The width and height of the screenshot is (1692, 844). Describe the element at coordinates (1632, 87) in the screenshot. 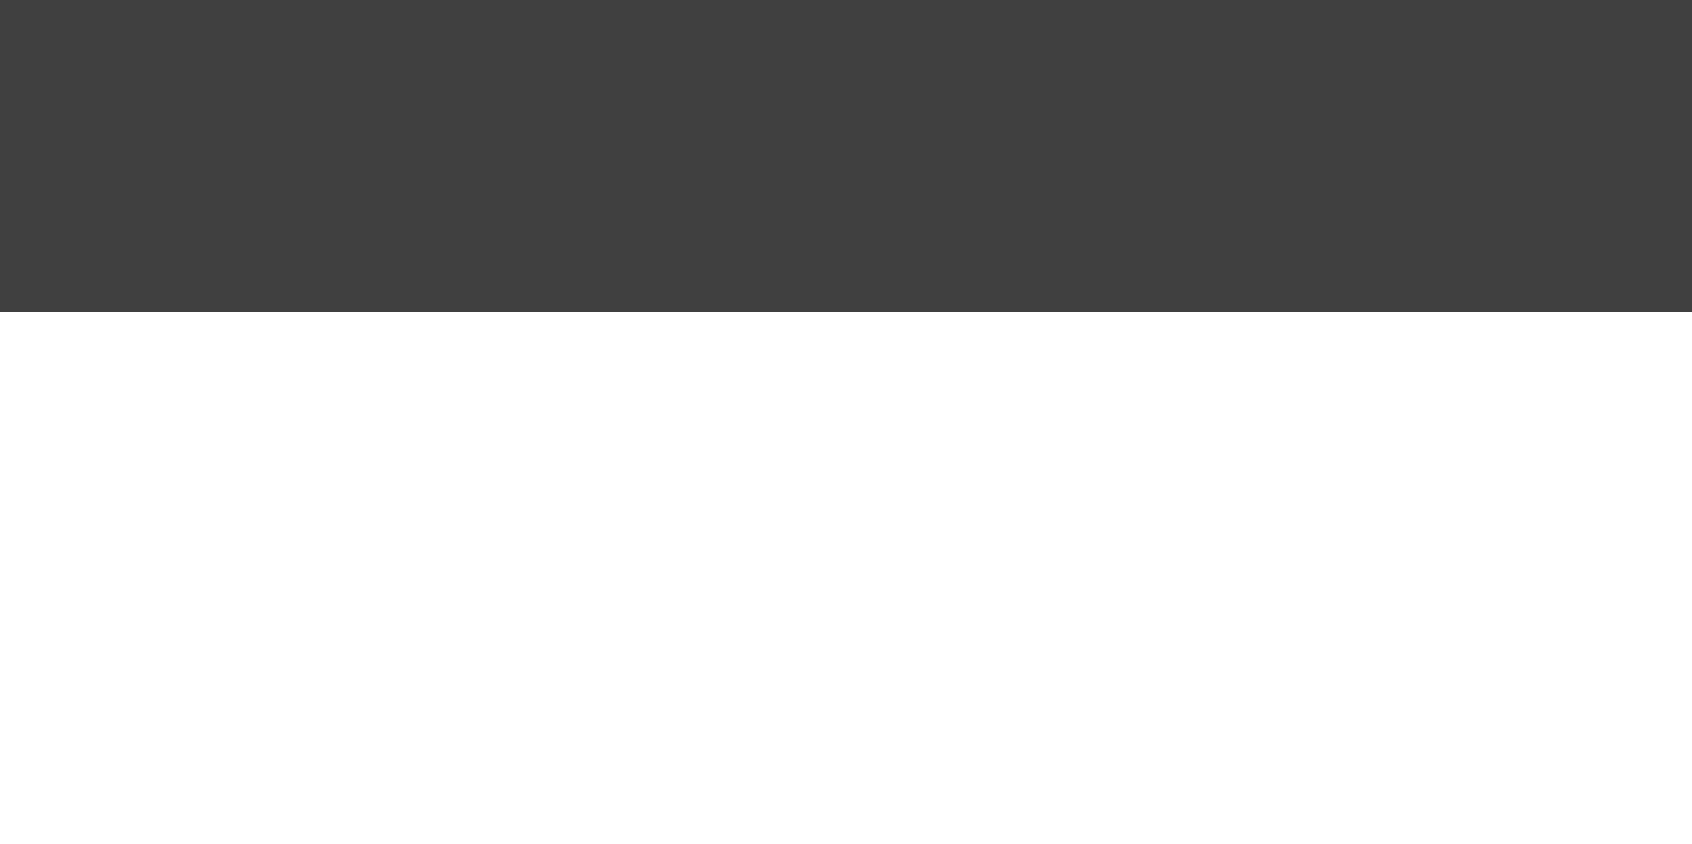

I see `'Back To Top'` at that location.